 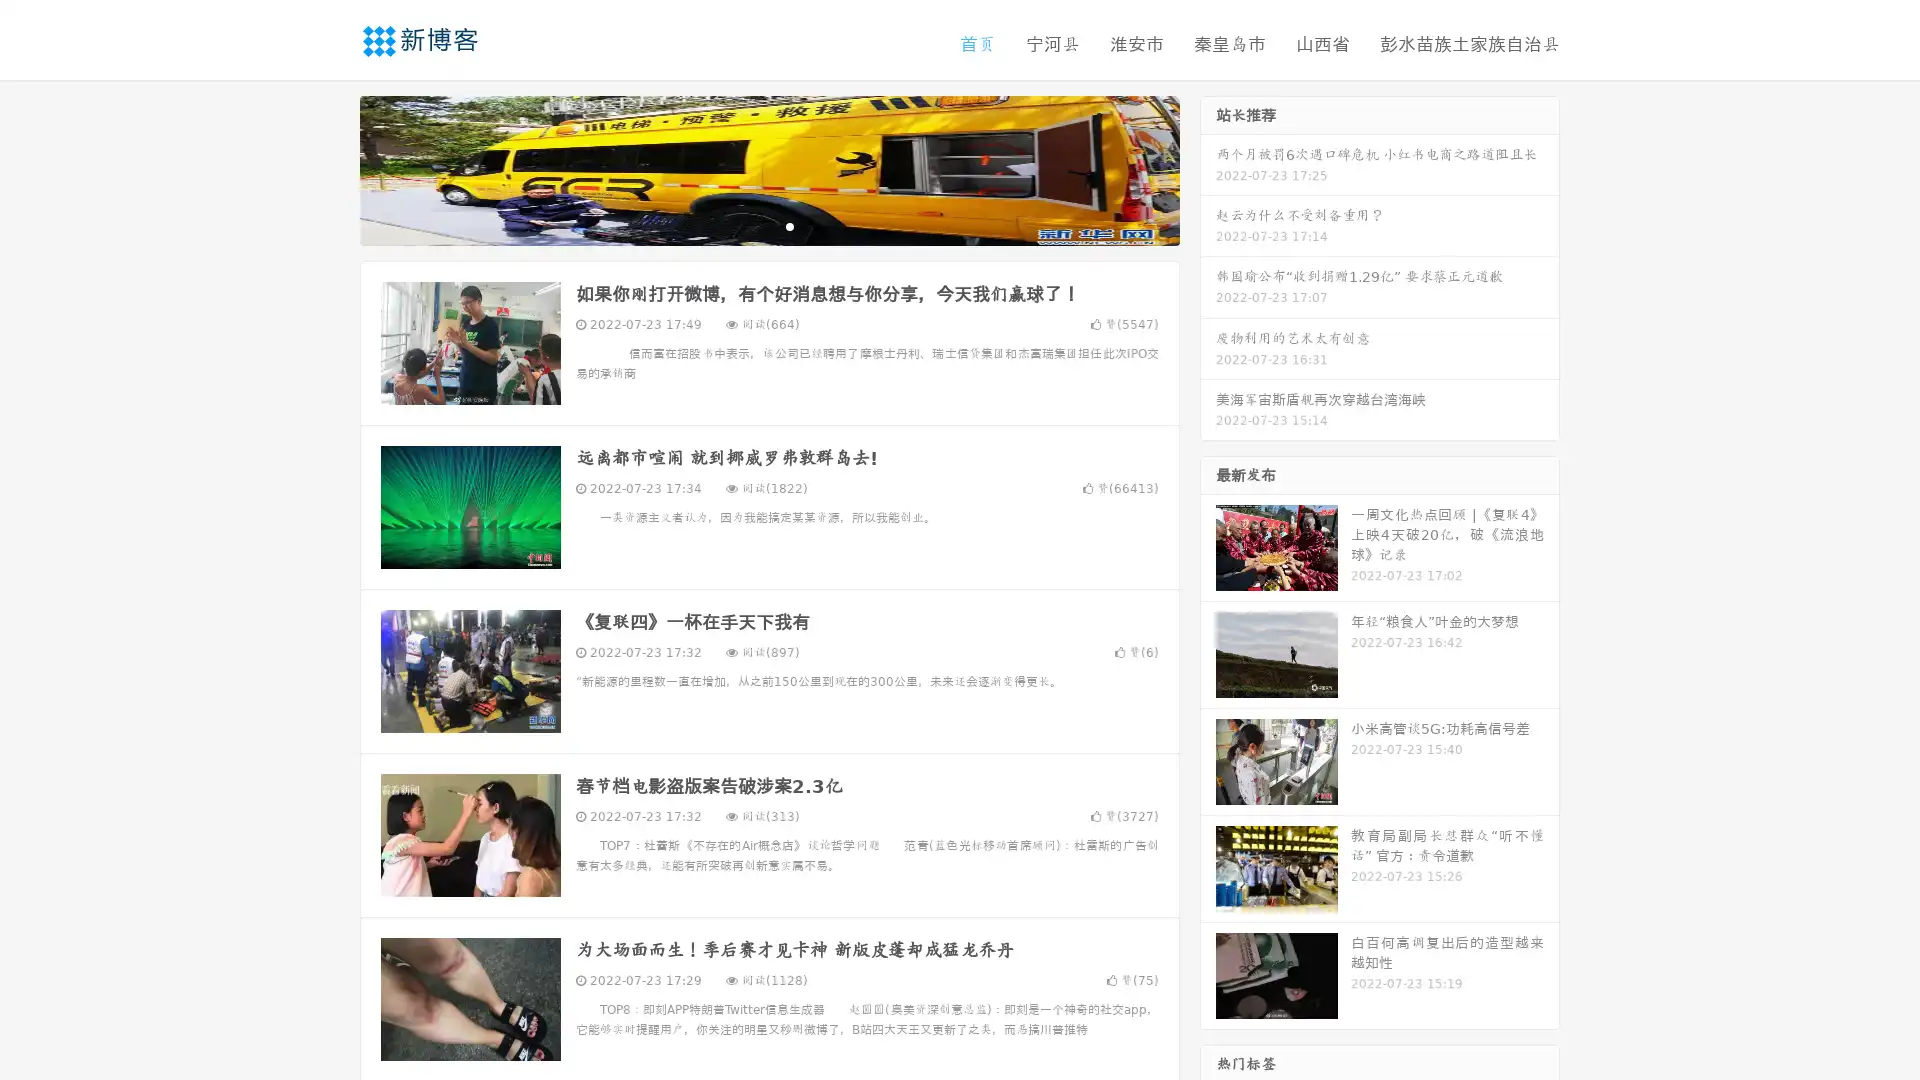 What do you see at coordinates (748, 225) in the screenshot?
I see `Go to slide 1` at bounding box center [748, 225].